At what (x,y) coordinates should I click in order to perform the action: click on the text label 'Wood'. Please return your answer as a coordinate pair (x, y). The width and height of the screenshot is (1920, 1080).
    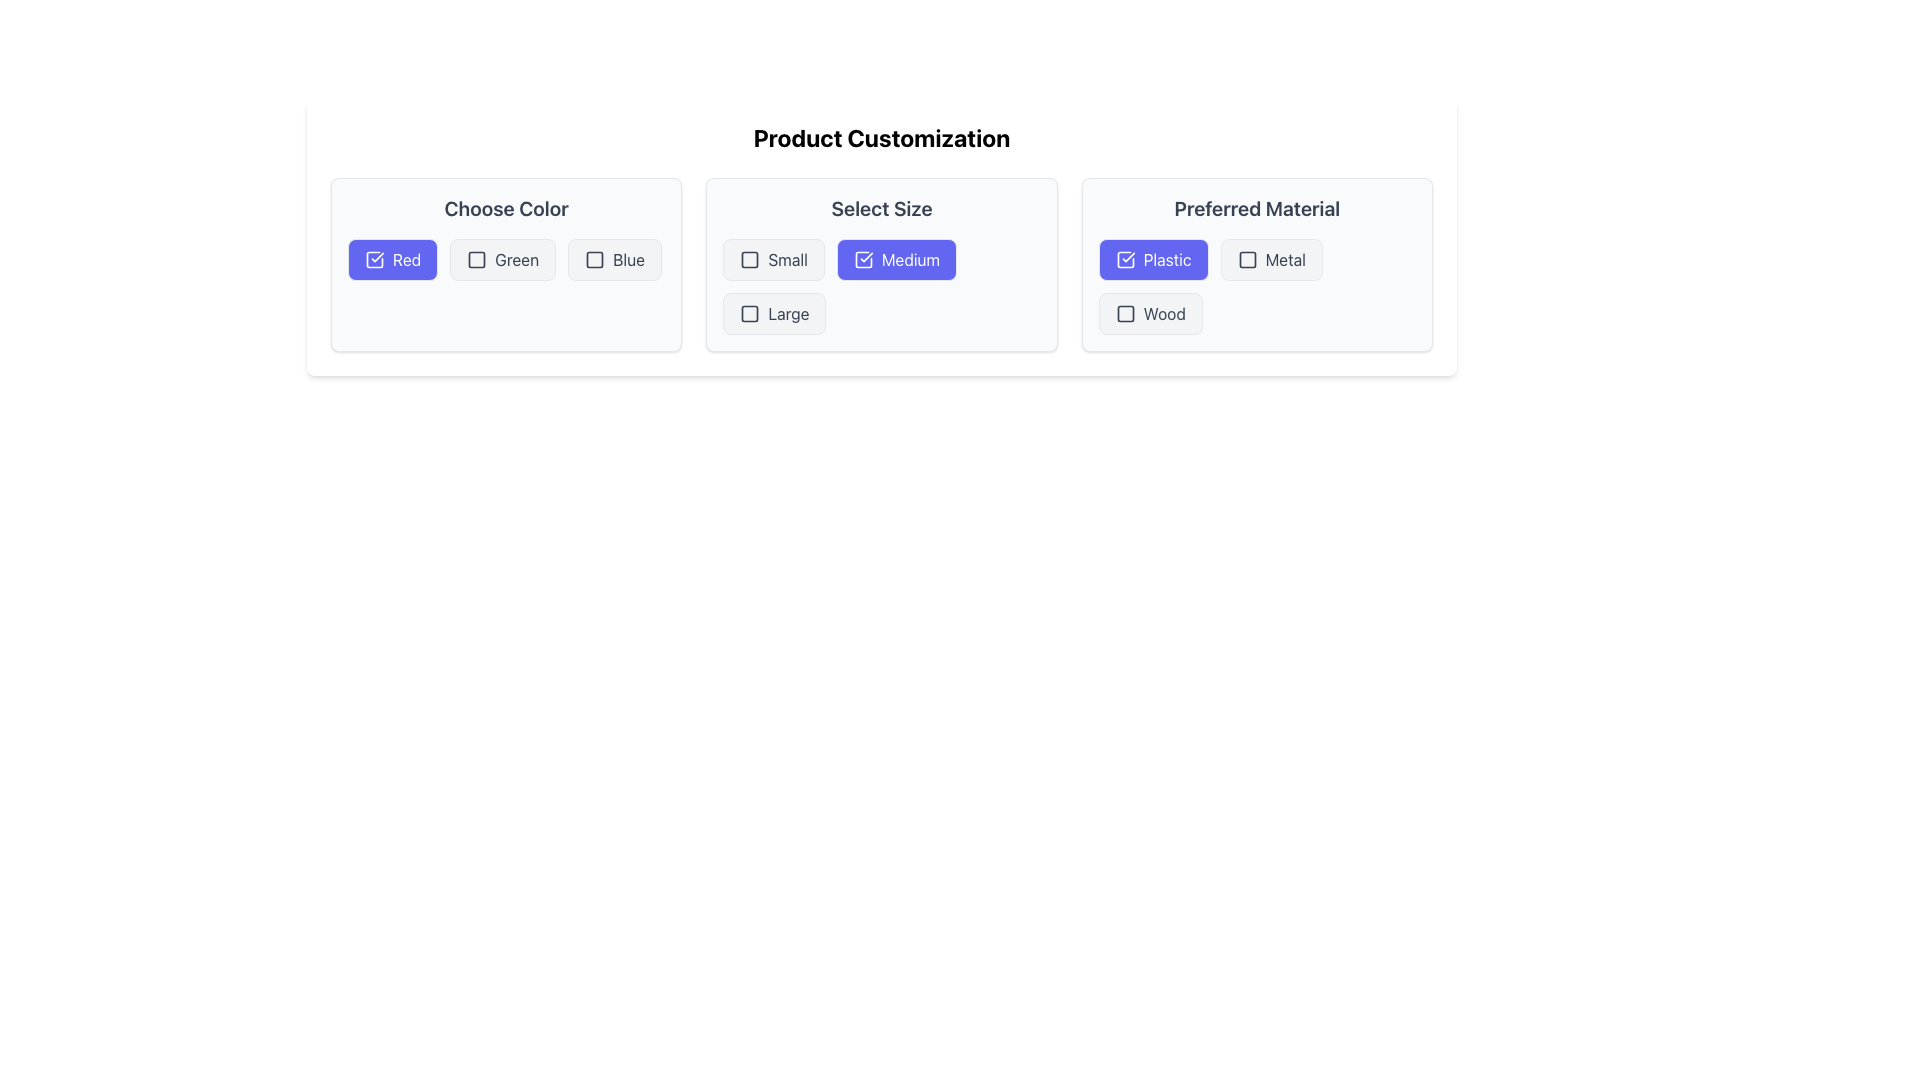
    Looking at the image, I should click on (1164, 313).